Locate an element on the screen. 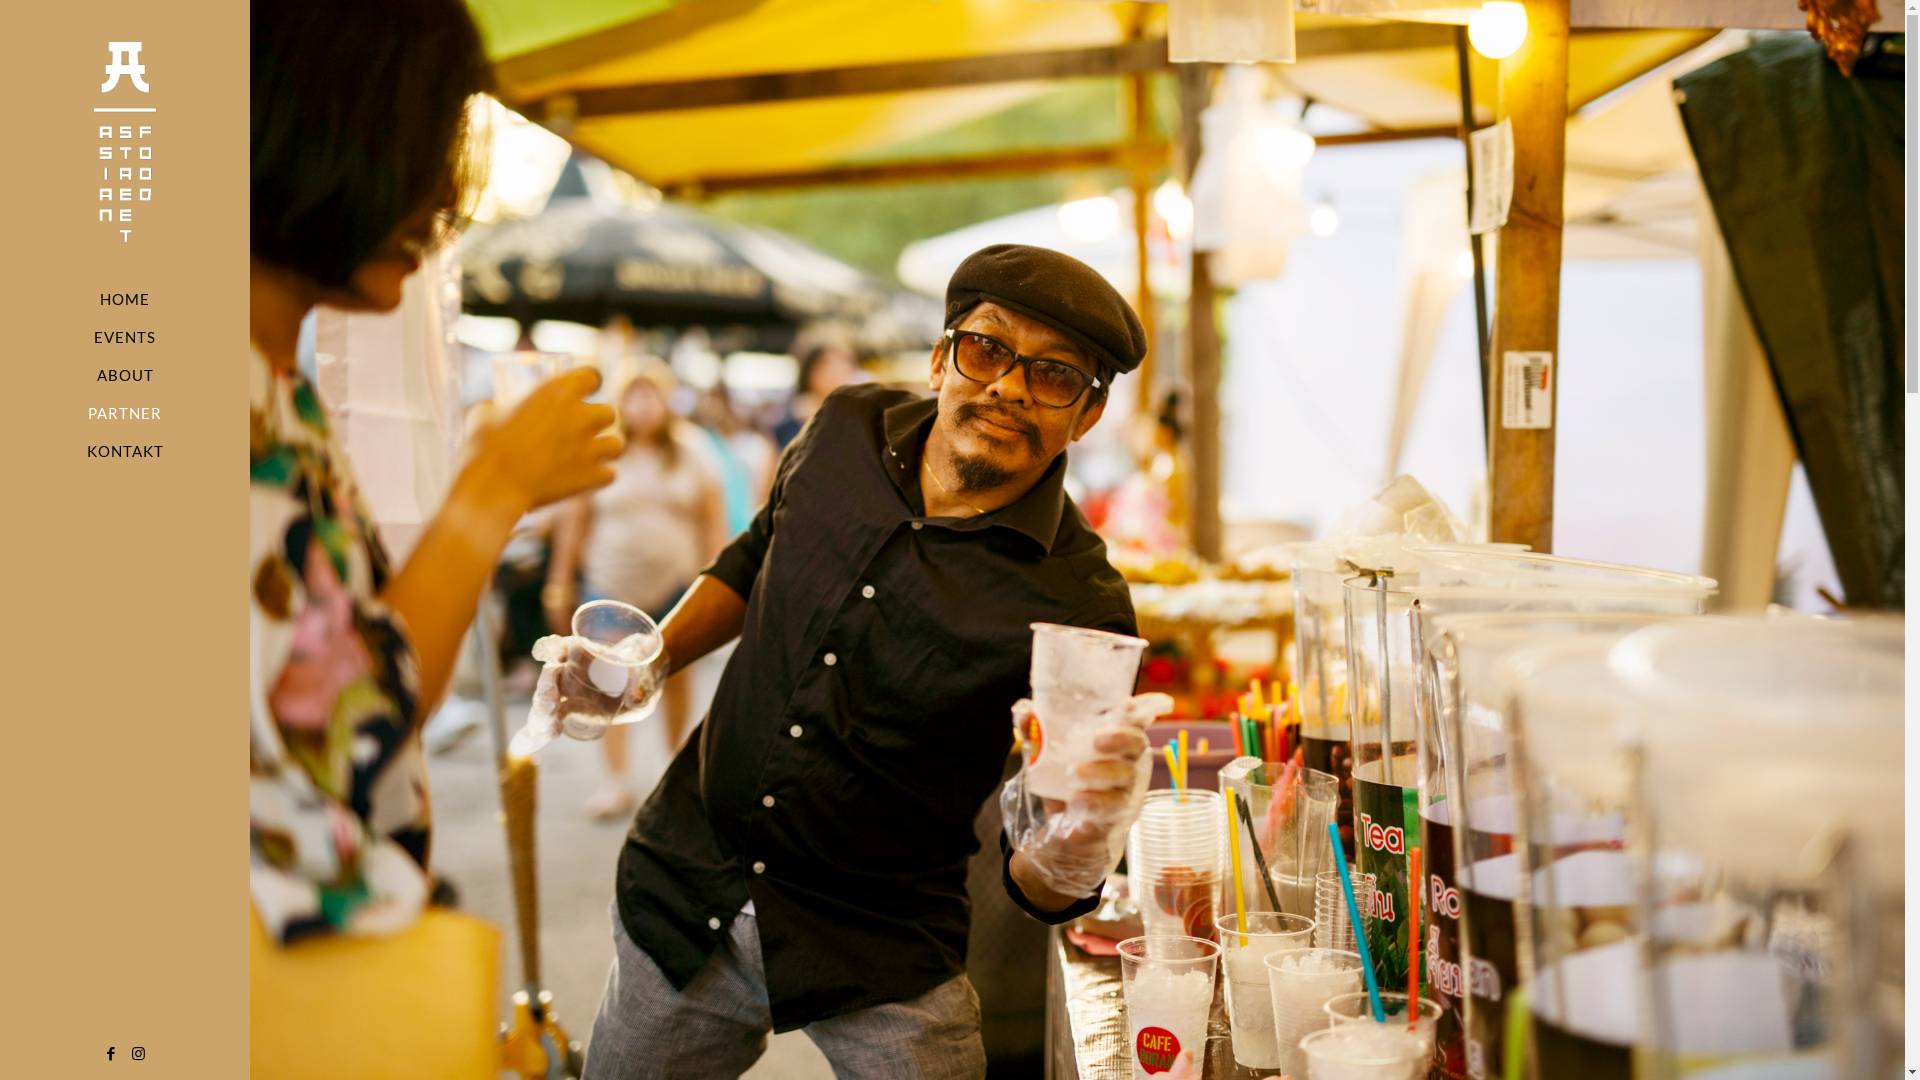 The width and height of the screenshot is (1920, 1080). 'PARTNER' is located at coordinates (123, 411).